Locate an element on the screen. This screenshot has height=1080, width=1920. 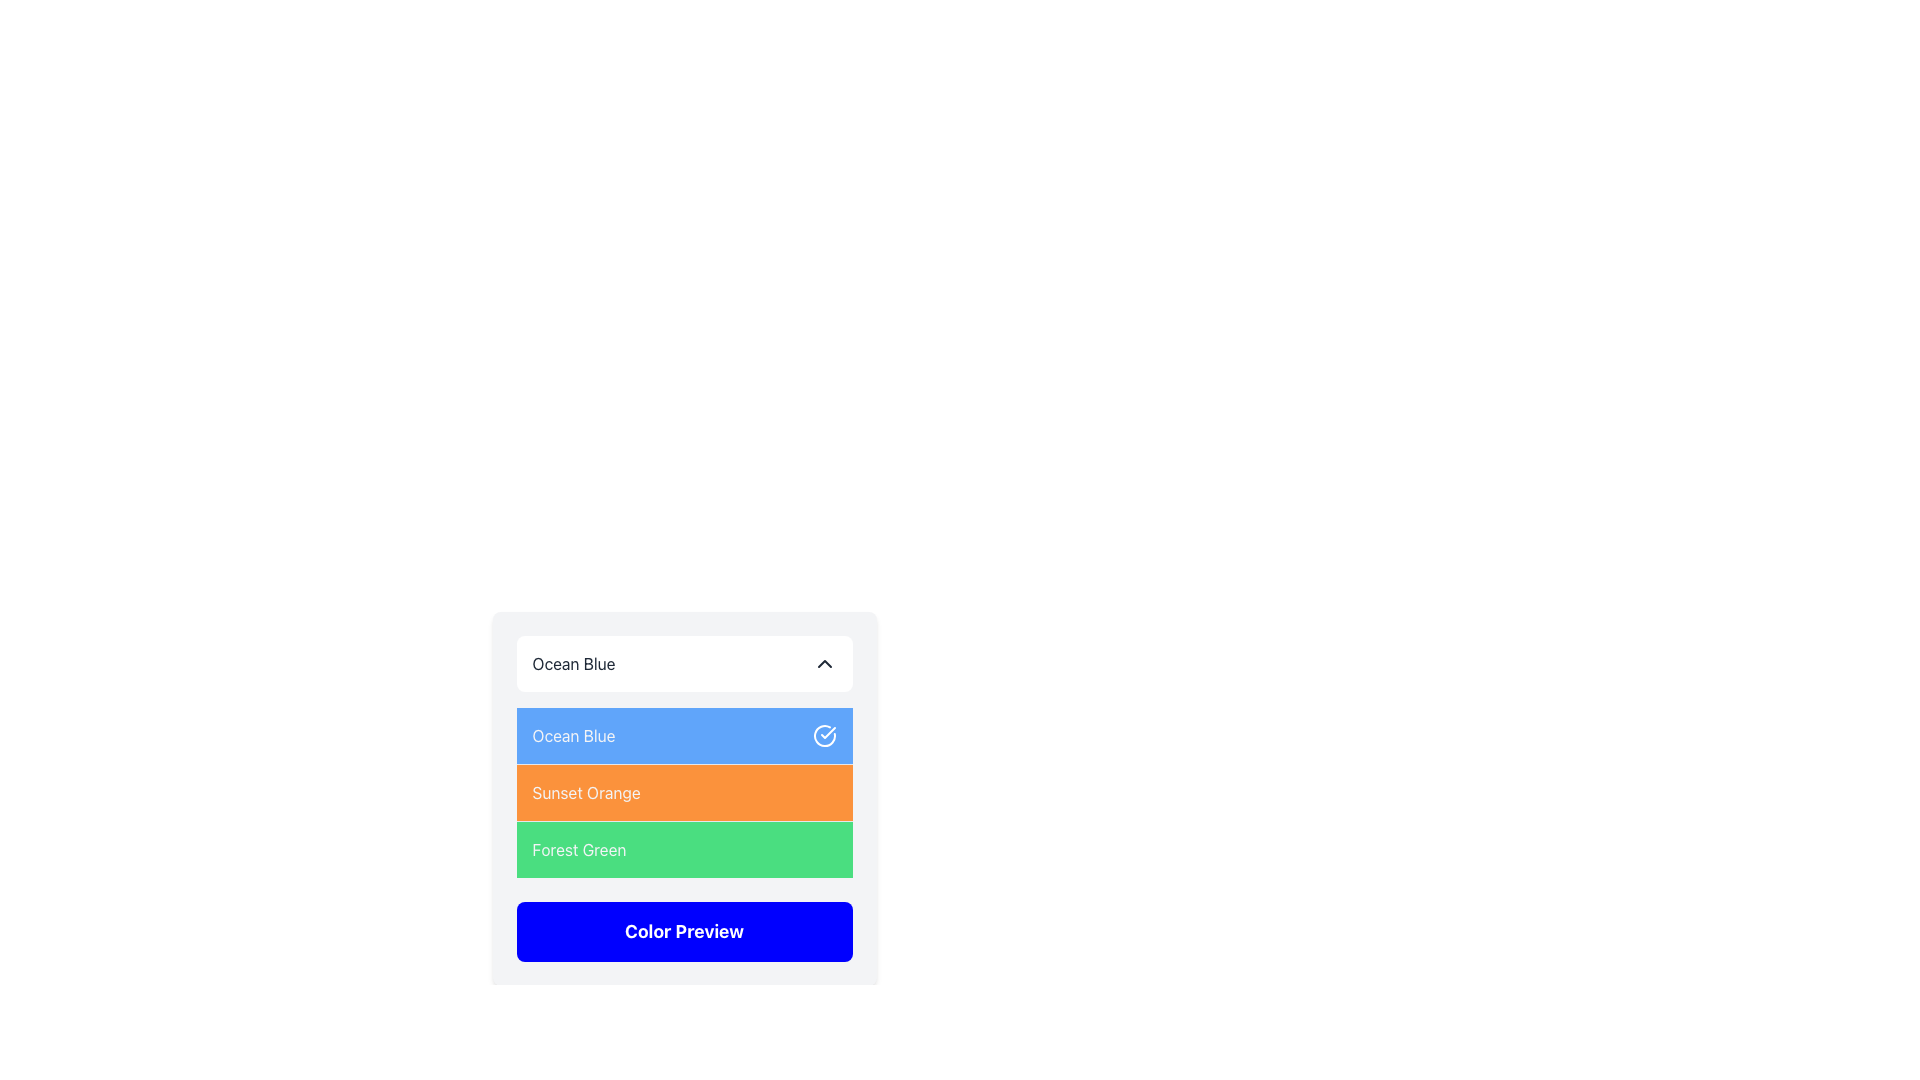
the 'Color Preview' label with a blue background and rounded corners, which is the last visible element in the list of color options is located at coordinates (684, 932).